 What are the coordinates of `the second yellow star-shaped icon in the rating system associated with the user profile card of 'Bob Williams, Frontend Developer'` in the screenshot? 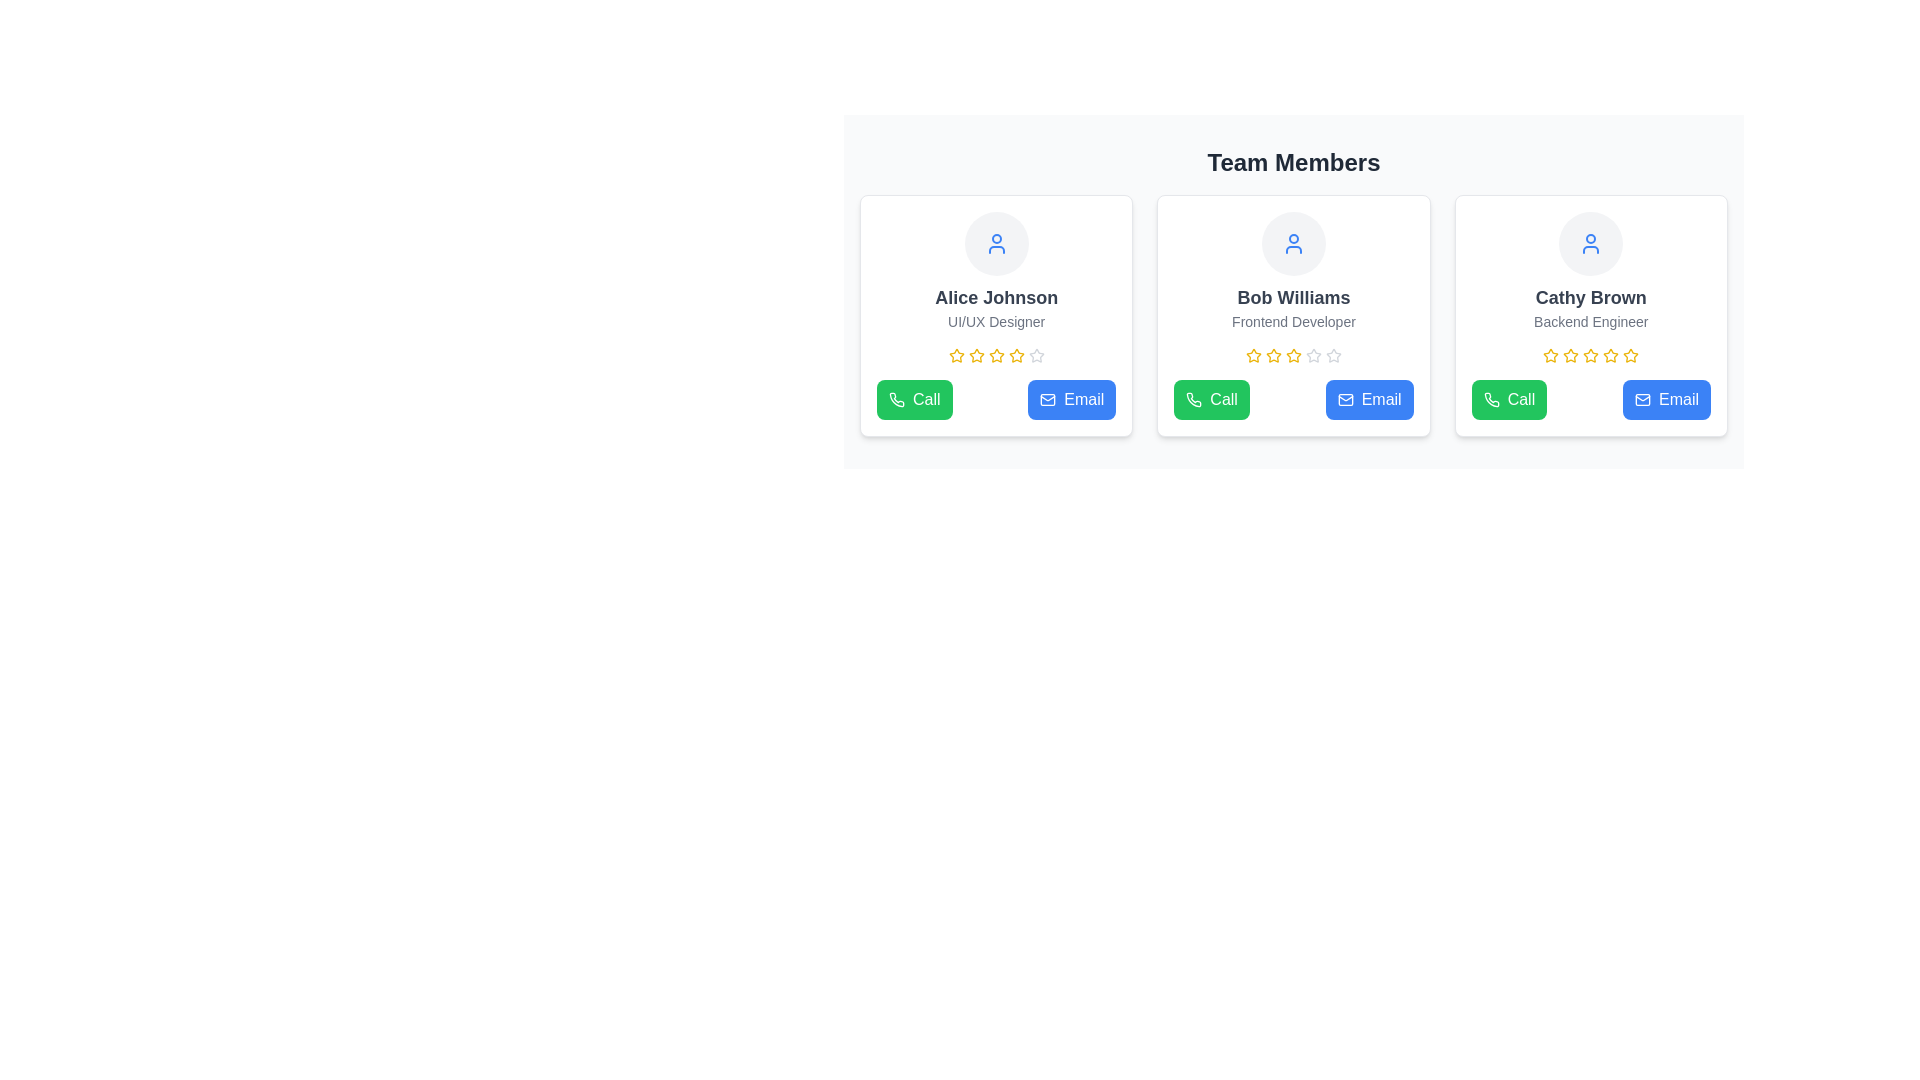 It's located at (1272, 354).